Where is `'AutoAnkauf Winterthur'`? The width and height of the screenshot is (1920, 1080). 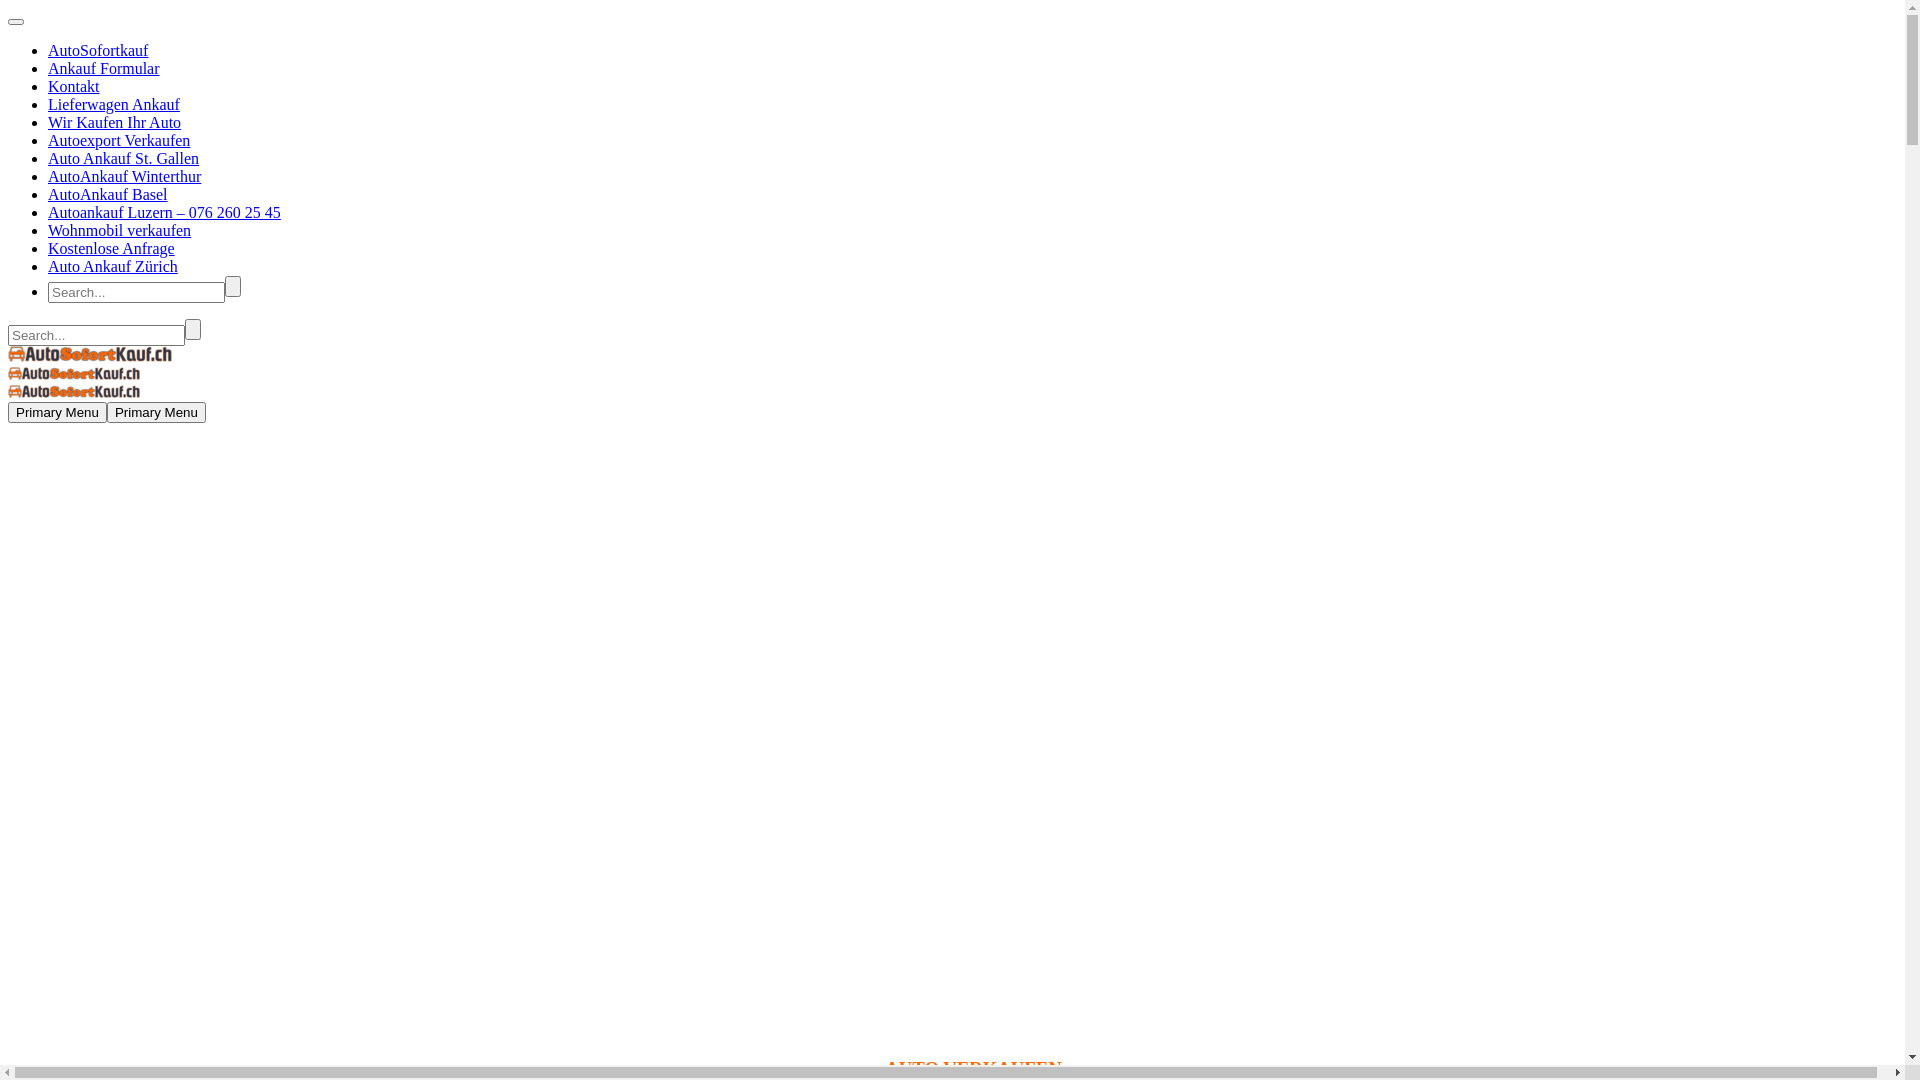
'AutoAnkauf Winterthur' is located at coordinates (123, 175).